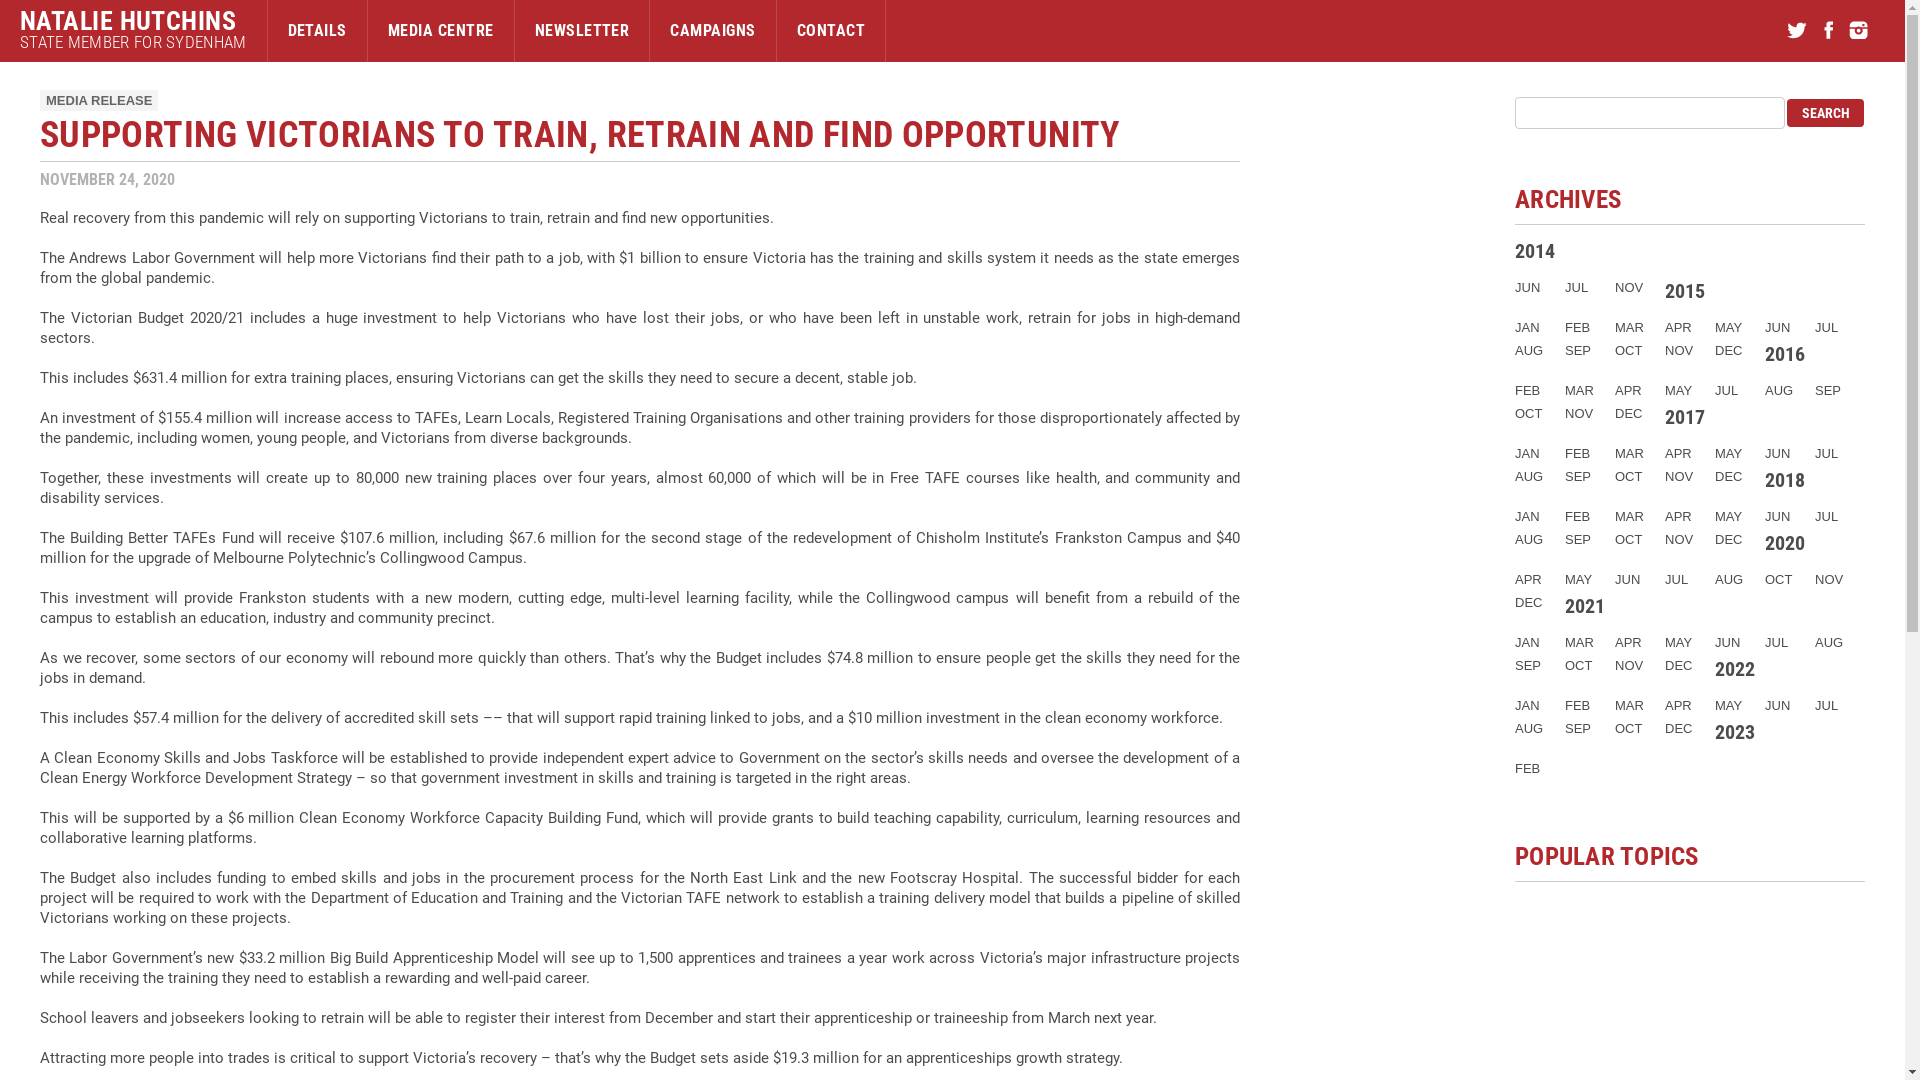 The width and height of the screenshot is (1920, 1080). What do you see at coordinates (1515, 390) in the screenshot?
I see `'FEB'` at bounding box center [1515, 390].